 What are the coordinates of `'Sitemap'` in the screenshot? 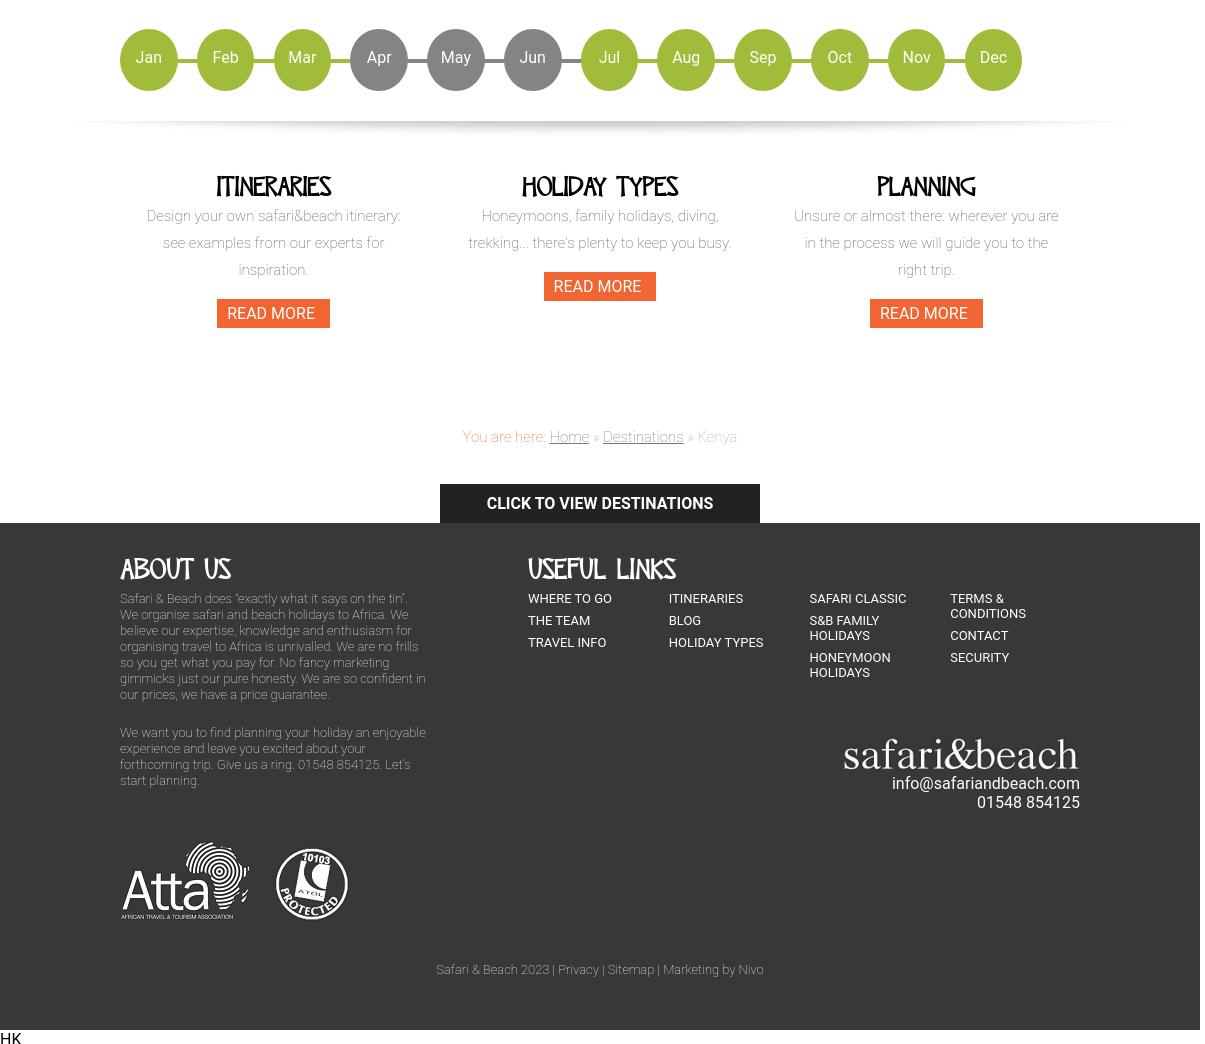 It's located at (606, 967).